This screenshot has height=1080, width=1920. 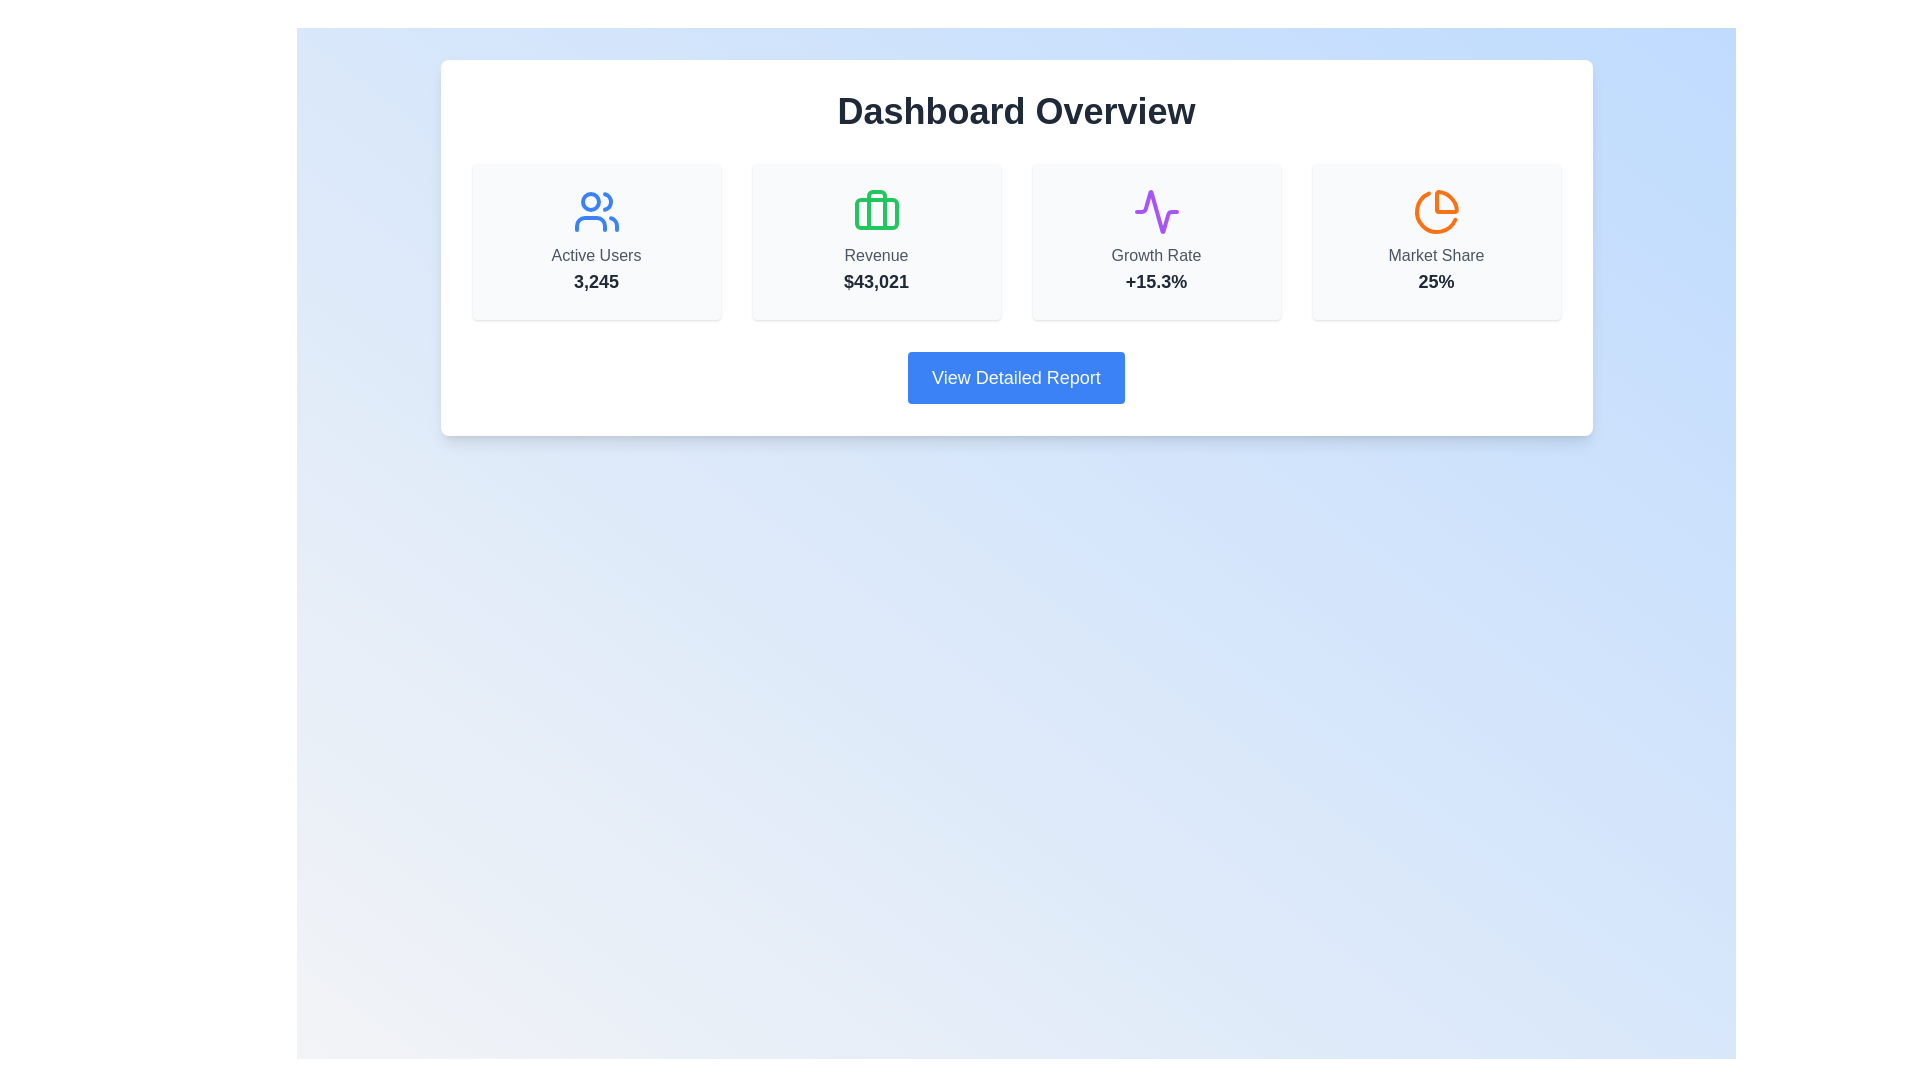 What do you see at coordinates (595, 241) in the screenshot?
I see `the Informational card displaying the number of active users, which is the first card in a horizontal layout under the 'Dashboard Overview'` at bounding box center [595, 241].